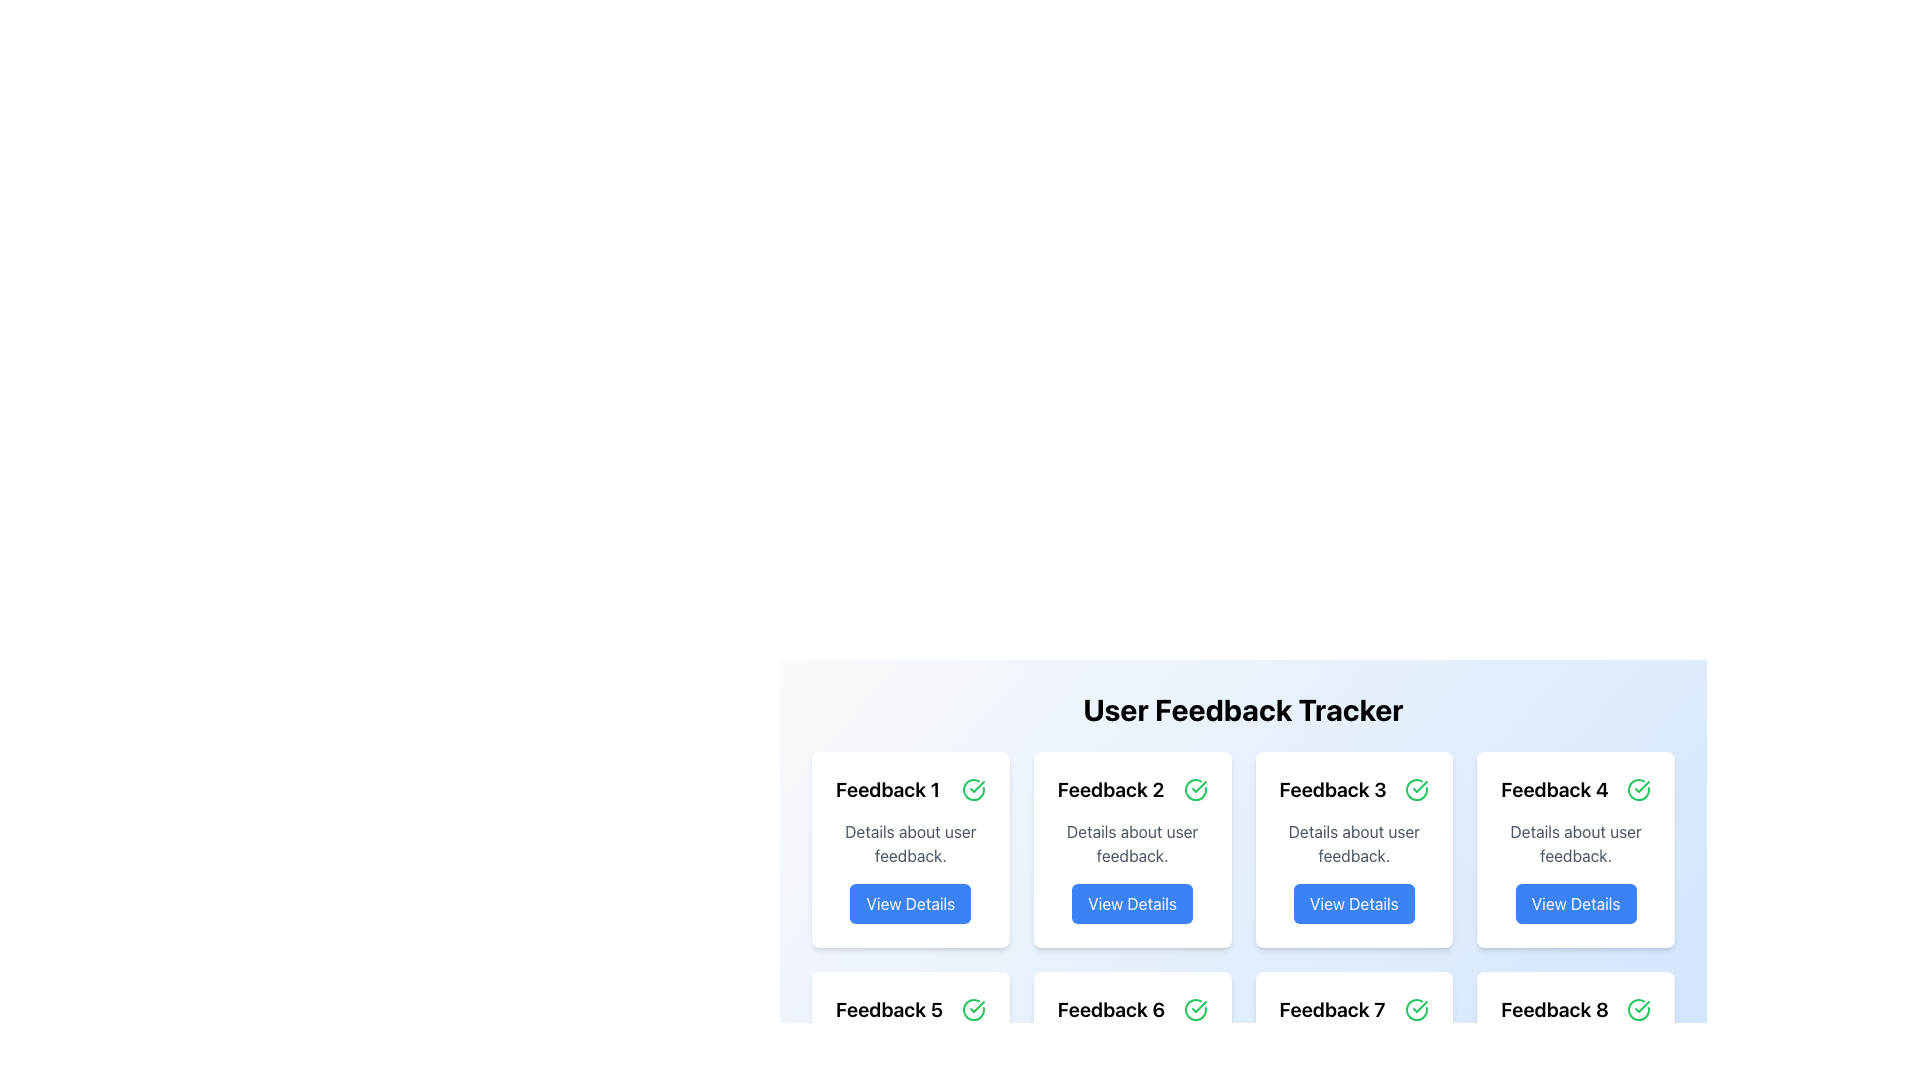 The image size is (1920, 1080). Describe the element at coordinates (1242, 708) in the screenshot. I see `the text component displaying the title 'User Feedback Tracker', which is a bold, large font centered at the top of the interface` at that location.